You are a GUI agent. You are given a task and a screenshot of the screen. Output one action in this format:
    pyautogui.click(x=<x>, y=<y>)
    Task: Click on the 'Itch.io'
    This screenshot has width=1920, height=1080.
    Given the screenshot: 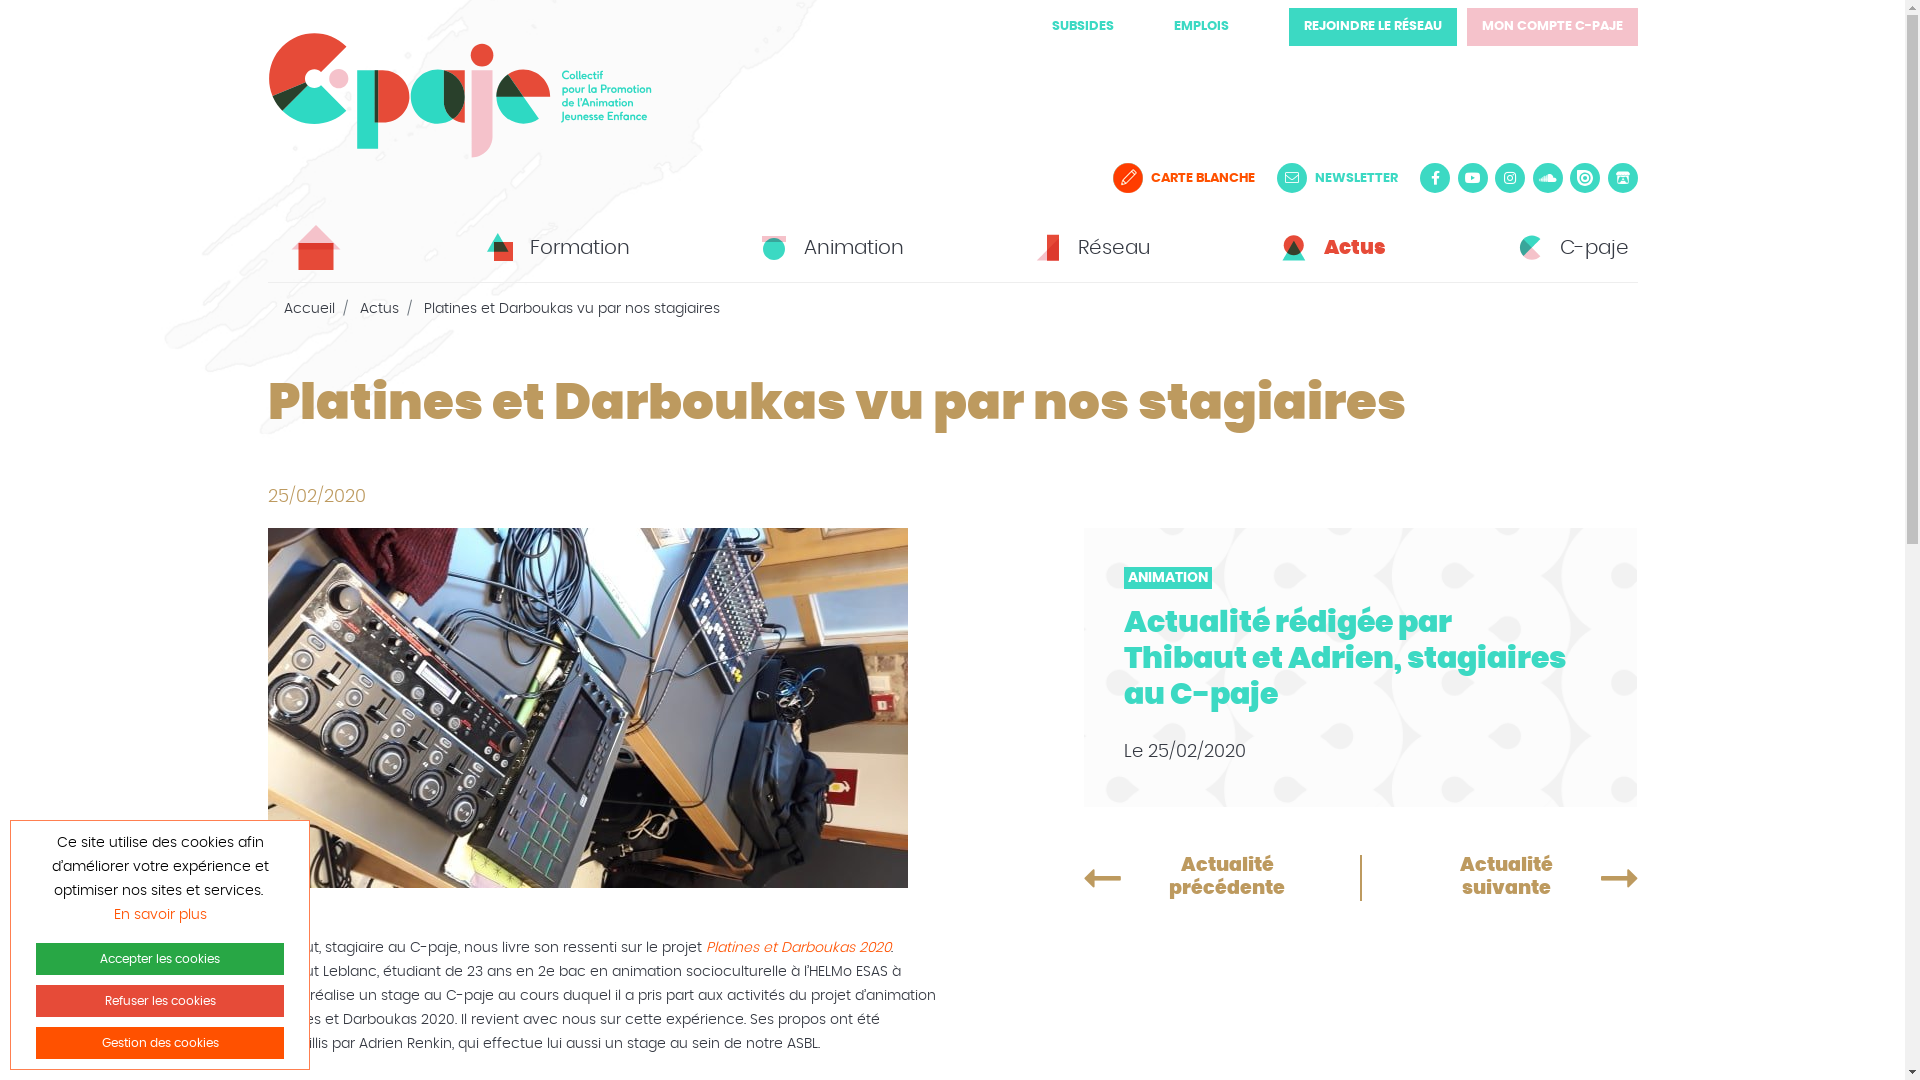 What is the action you would take?
    pyautogui.click(x=1608, y=176)
    